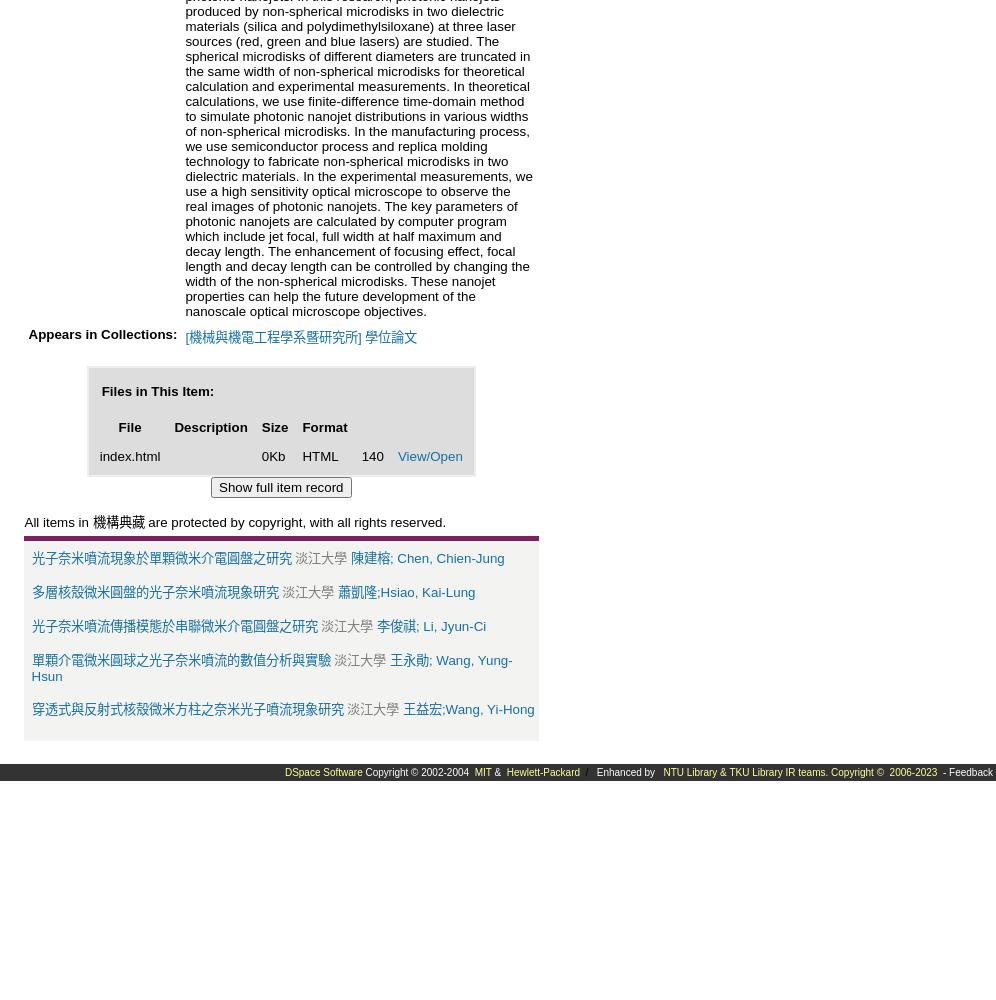  Describe the element at coordinates (467, 707) in the screenshot. I see `'王益宏;Wang, Yi-Hong'` at that location.